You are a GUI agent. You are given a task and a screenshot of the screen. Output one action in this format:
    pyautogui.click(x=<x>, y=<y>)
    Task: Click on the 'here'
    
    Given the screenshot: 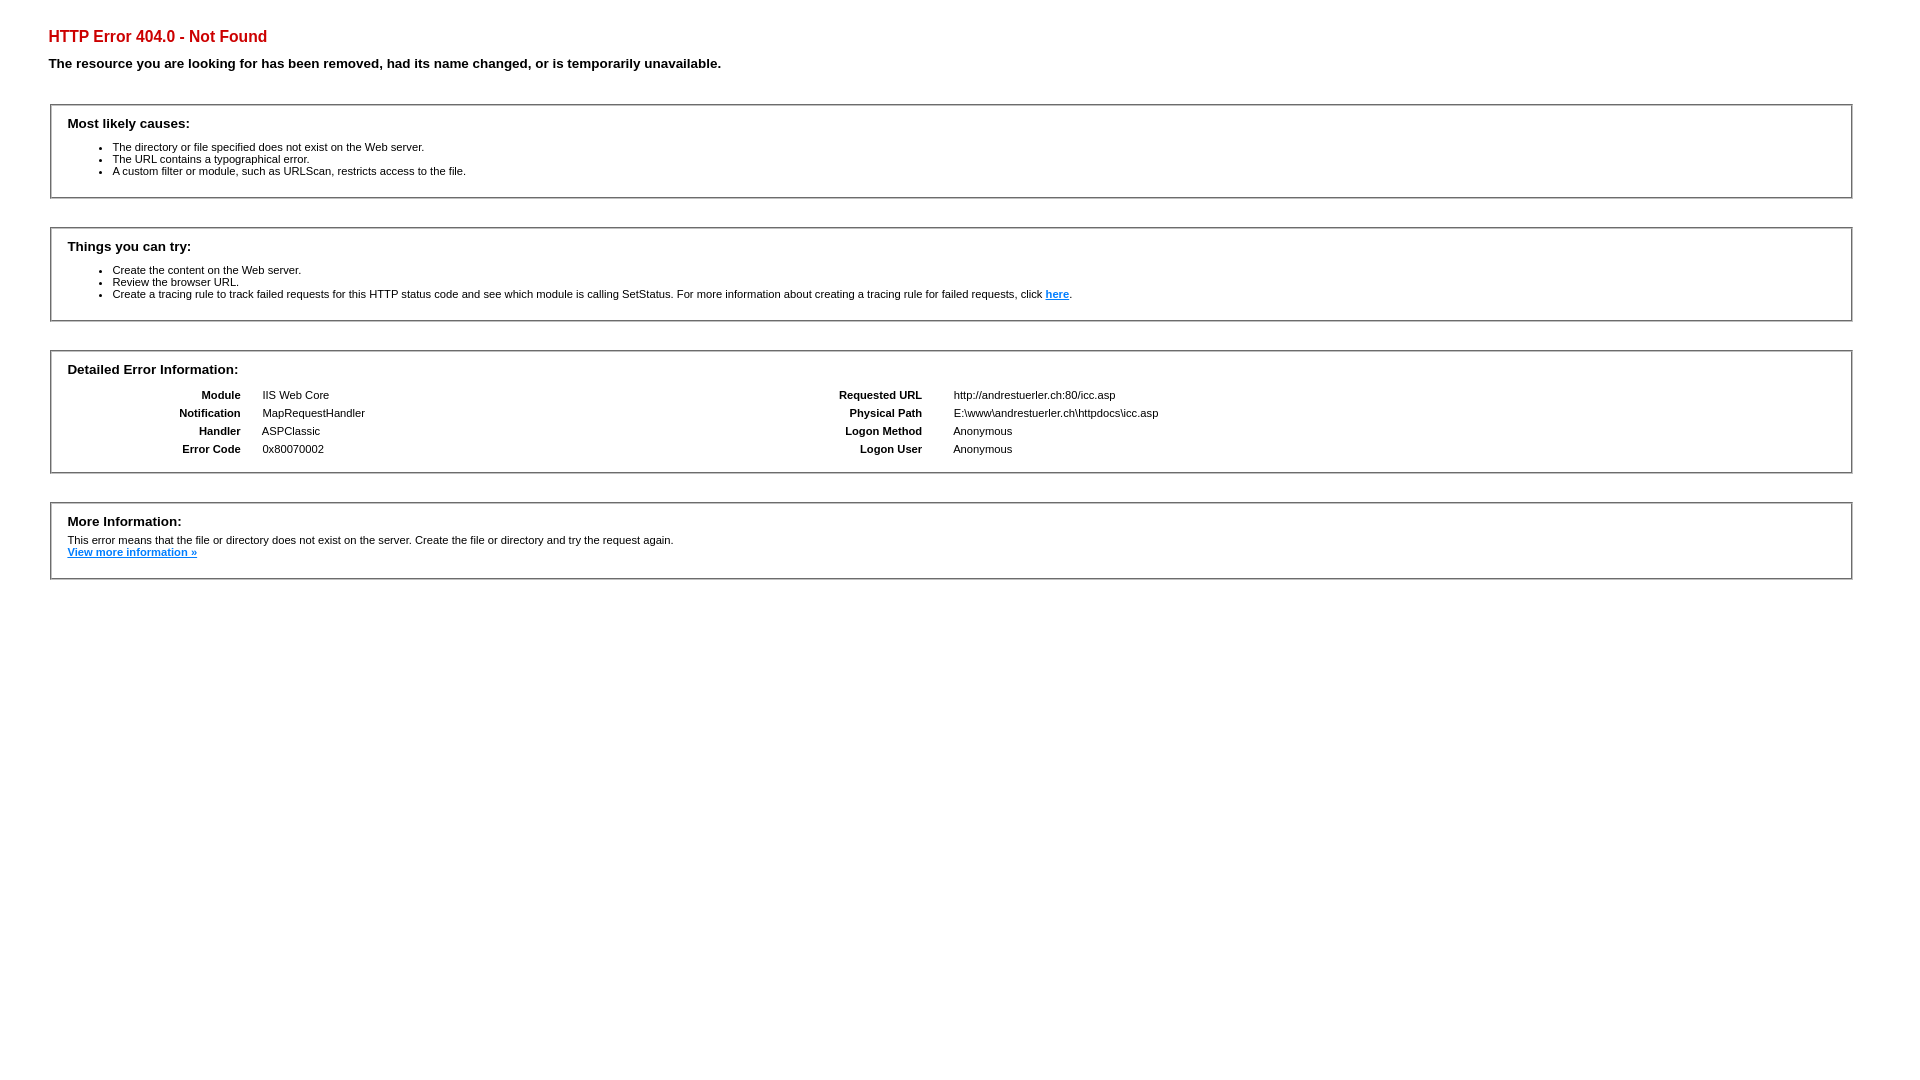 What is the action you would take?
    pyautogui.click(x=1056, y=293)
    